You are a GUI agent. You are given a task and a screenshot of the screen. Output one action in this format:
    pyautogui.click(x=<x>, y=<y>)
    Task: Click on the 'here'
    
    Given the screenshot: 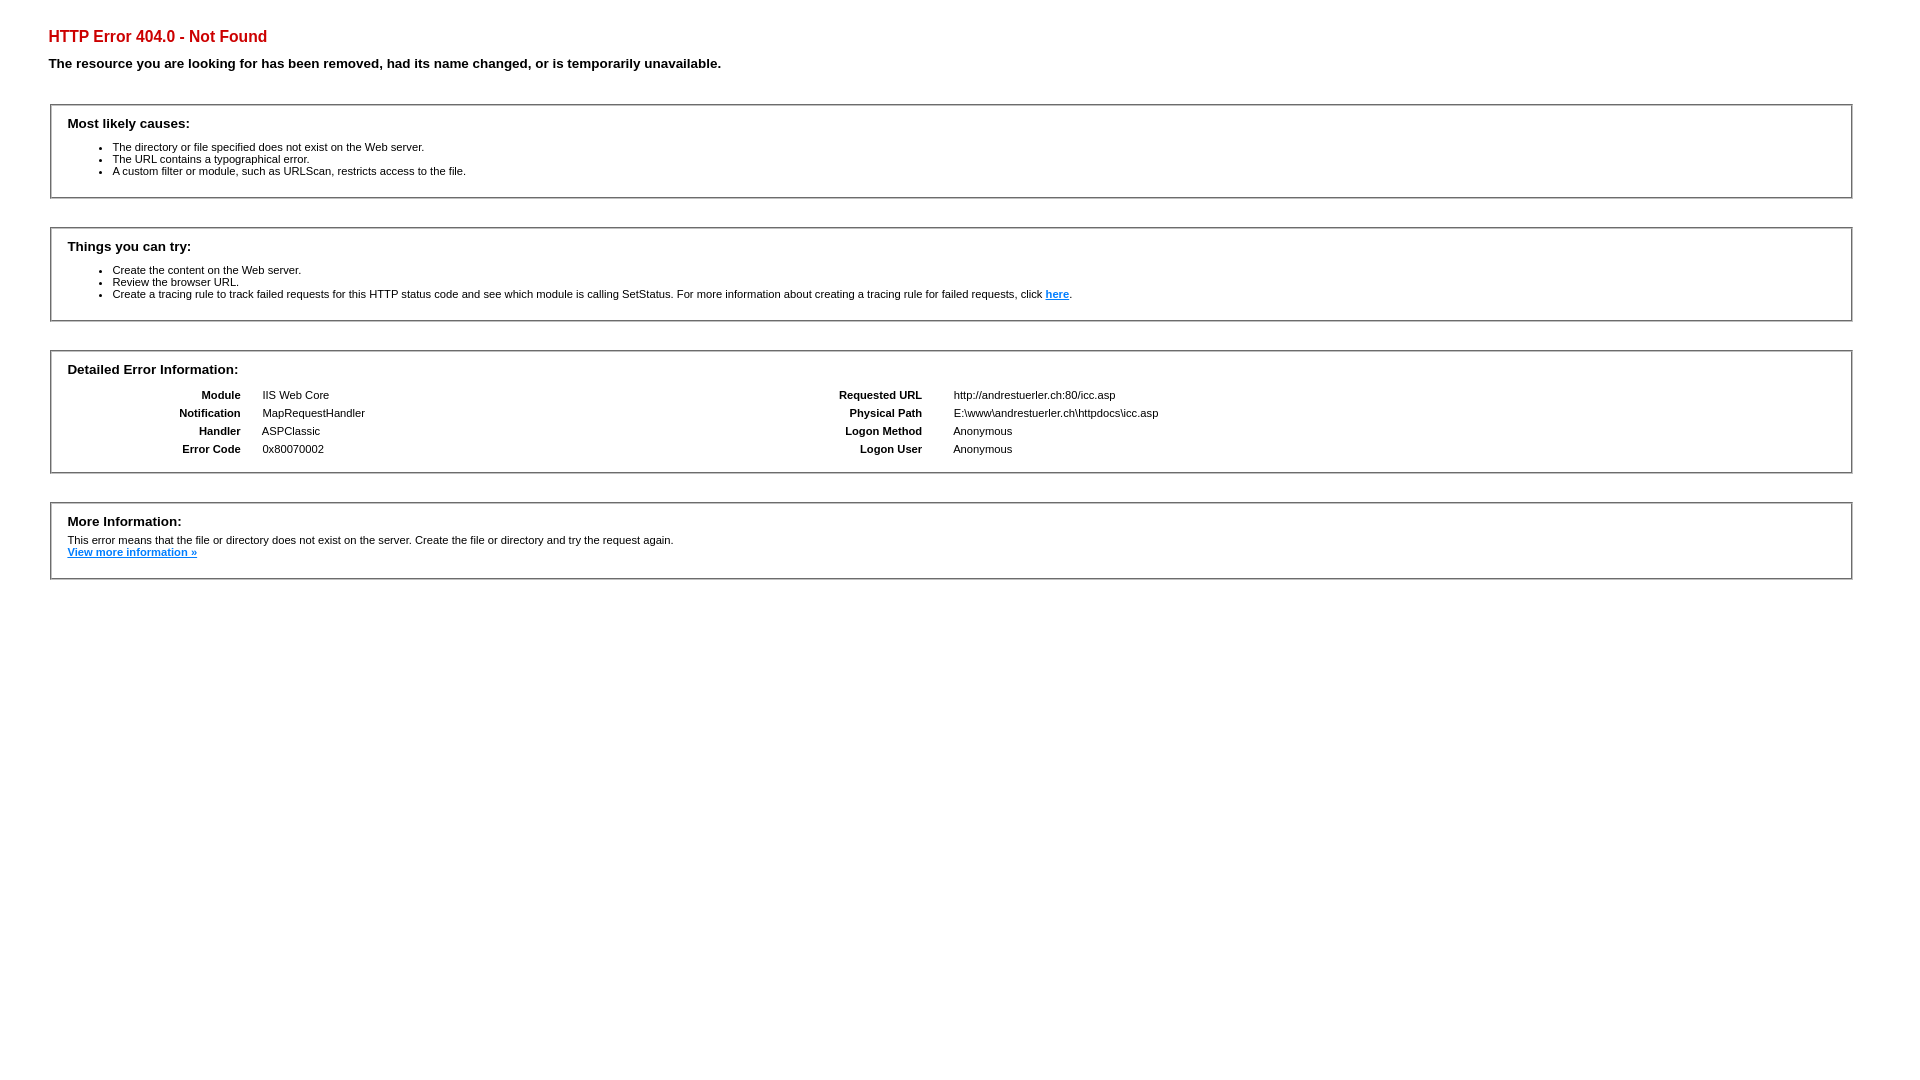 What is the action you would take?
    pyautogui.click(x=1056, y=293)
    